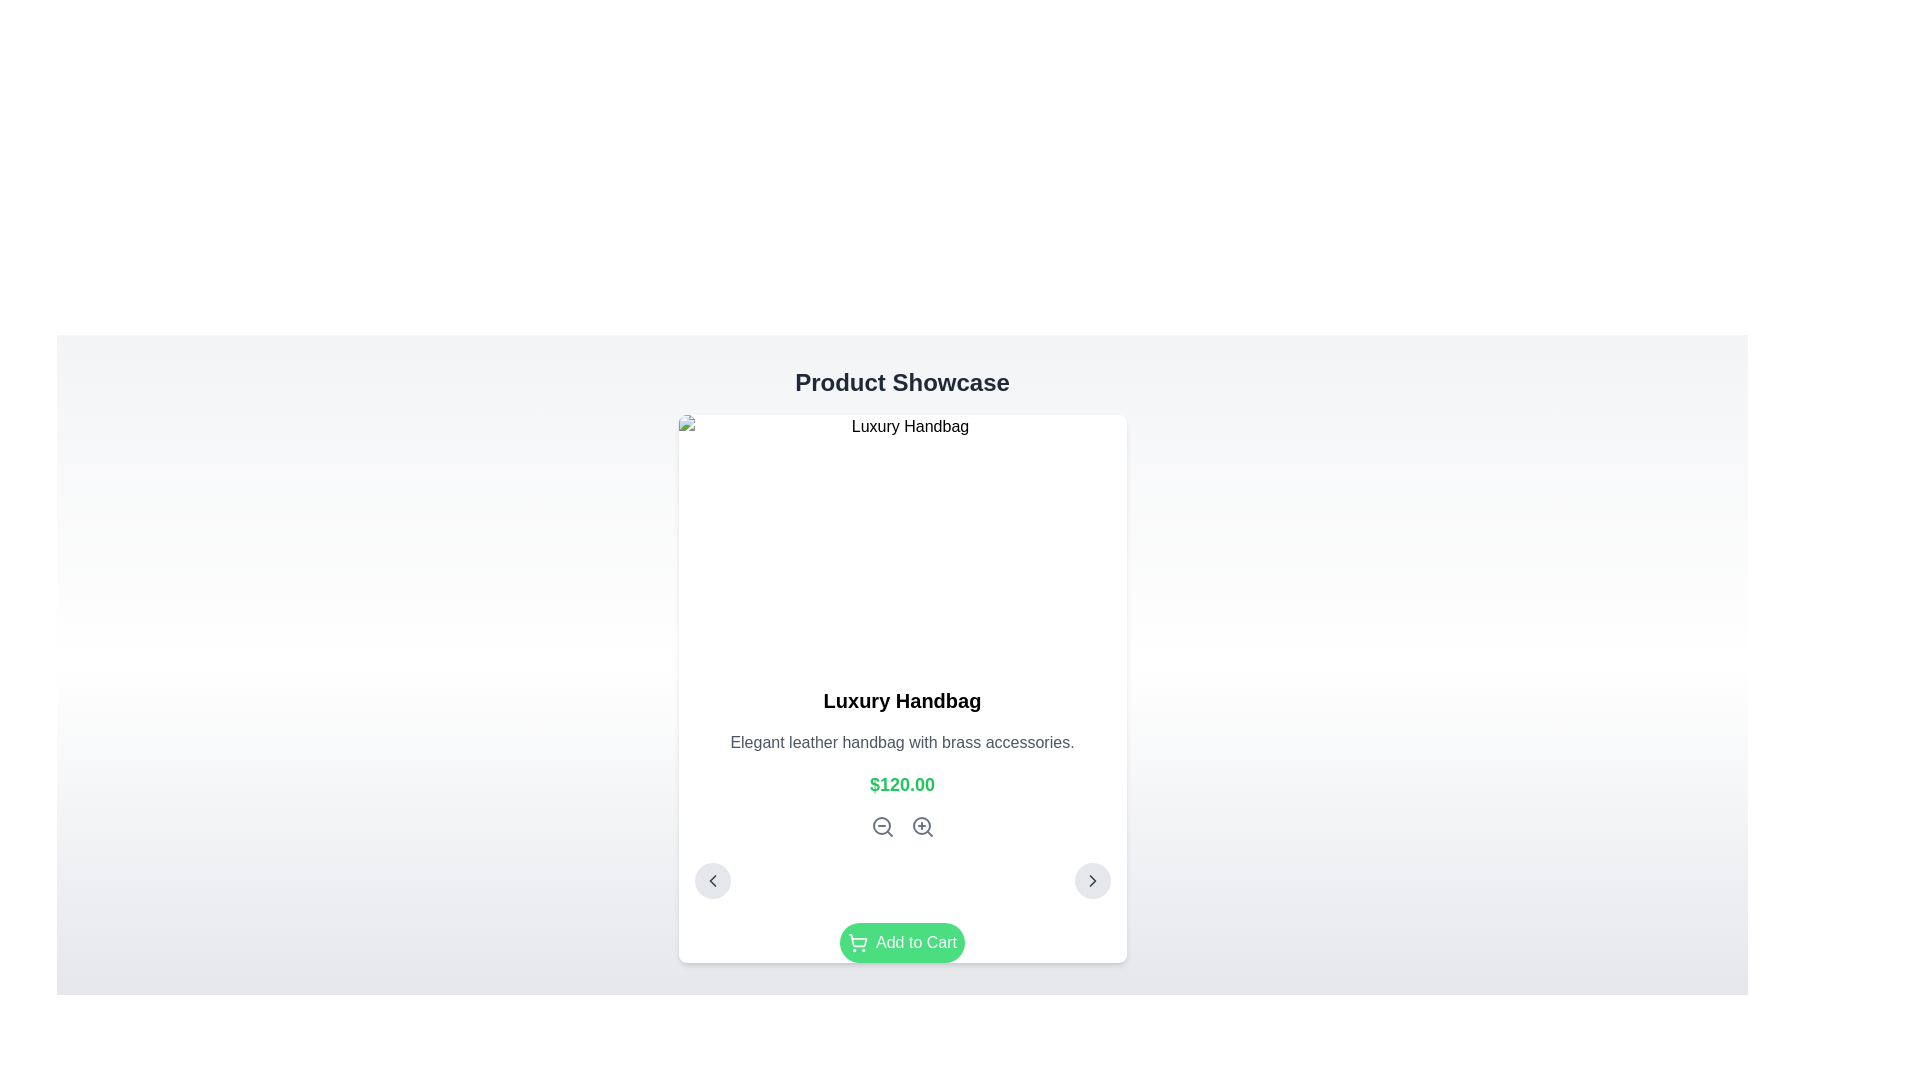  Describe the element at coordinates (881, 826) in the screenshot. I see `the leftmost icon in the 'Product Showcase' card, located to the immediate right of the product price` at that location.